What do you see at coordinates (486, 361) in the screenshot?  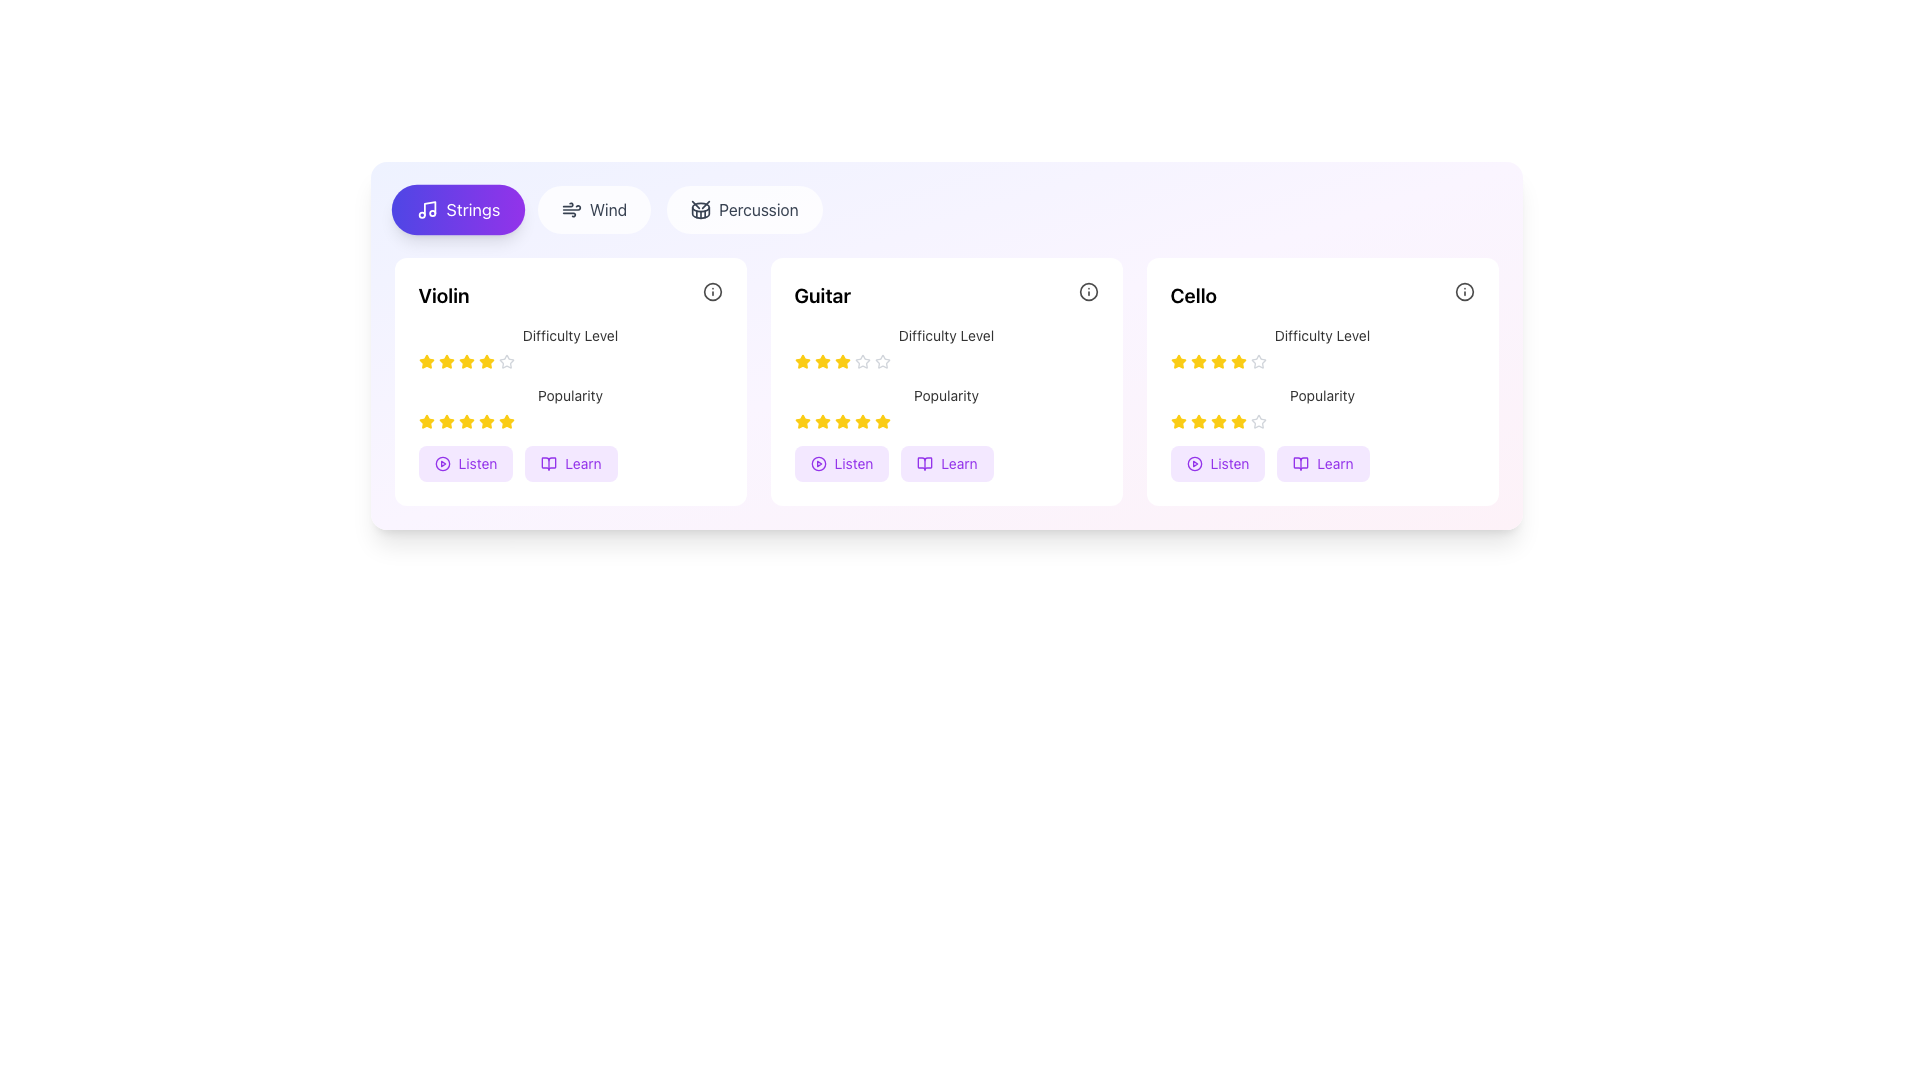 I see `the fourth star icon, filled with yellow color, in the 'Difficulty Level' section for the 'Violin' under the 'Strings' tab` at bounding box center [486, 361].